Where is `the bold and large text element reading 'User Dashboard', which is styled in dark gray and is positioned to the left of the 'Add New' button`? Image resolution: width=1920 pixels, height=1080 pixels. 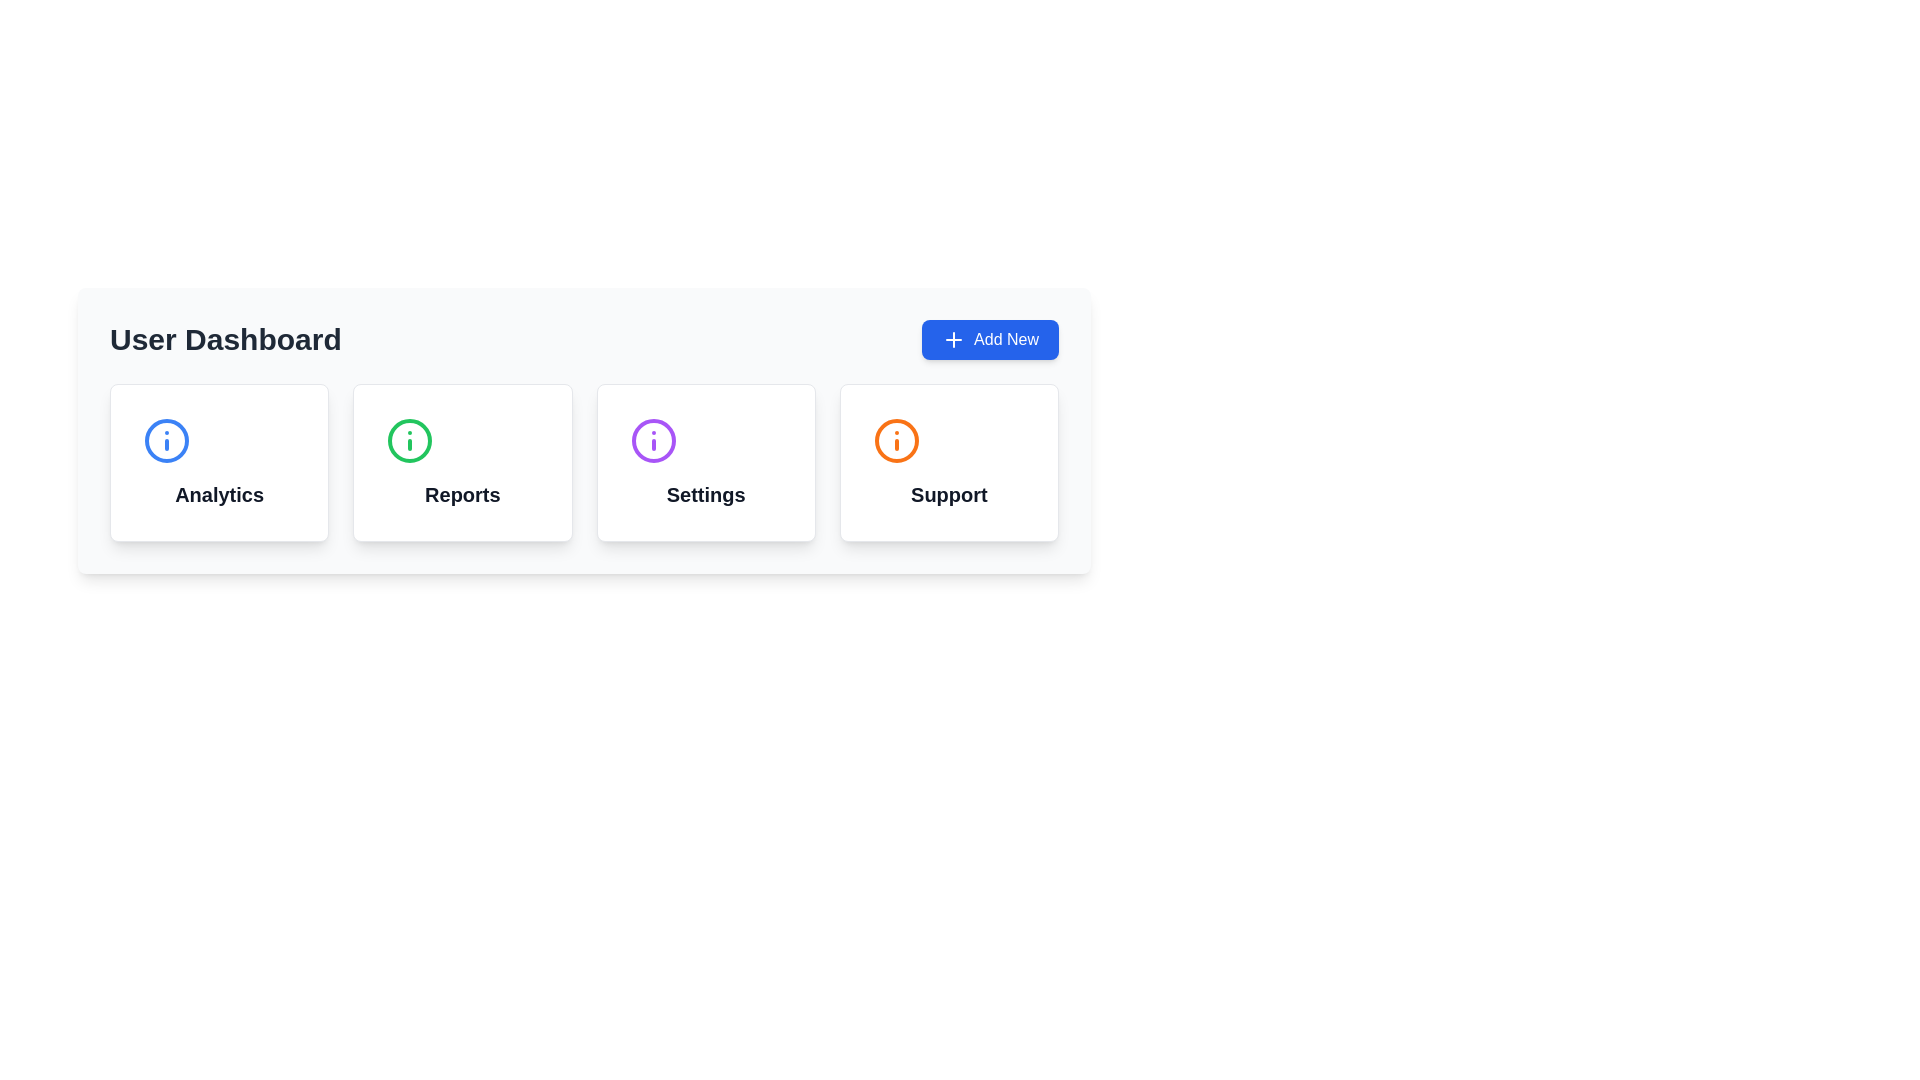
the bold and large text element reading 'User Dashboard', which is styled in dark gray and is positioned to the left of the 'Add New' button is located at coordinates (225, 338).